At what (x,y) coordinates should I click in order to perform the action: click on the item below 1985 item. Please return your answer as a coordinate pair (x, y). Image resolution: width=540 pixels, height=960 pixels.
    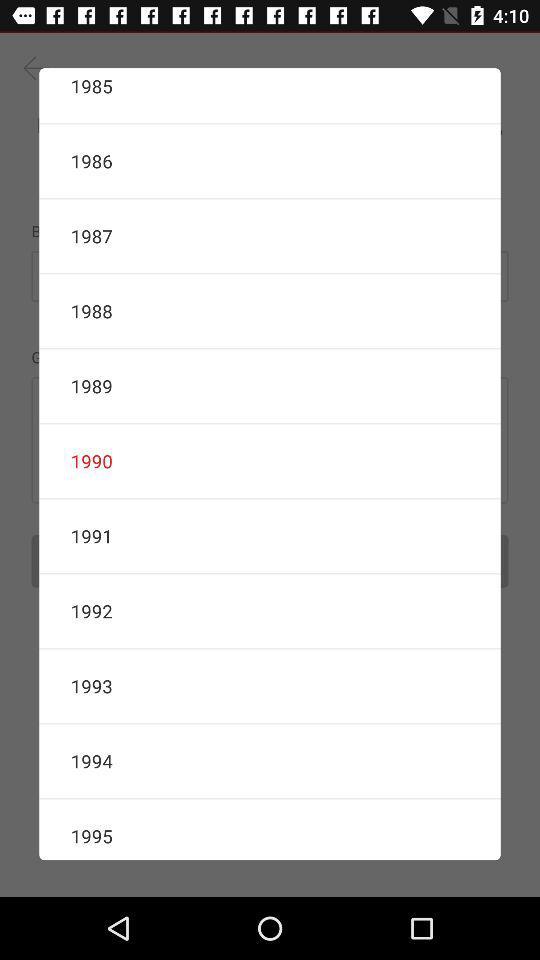
    Looking at the image, I should click on (270, 160).